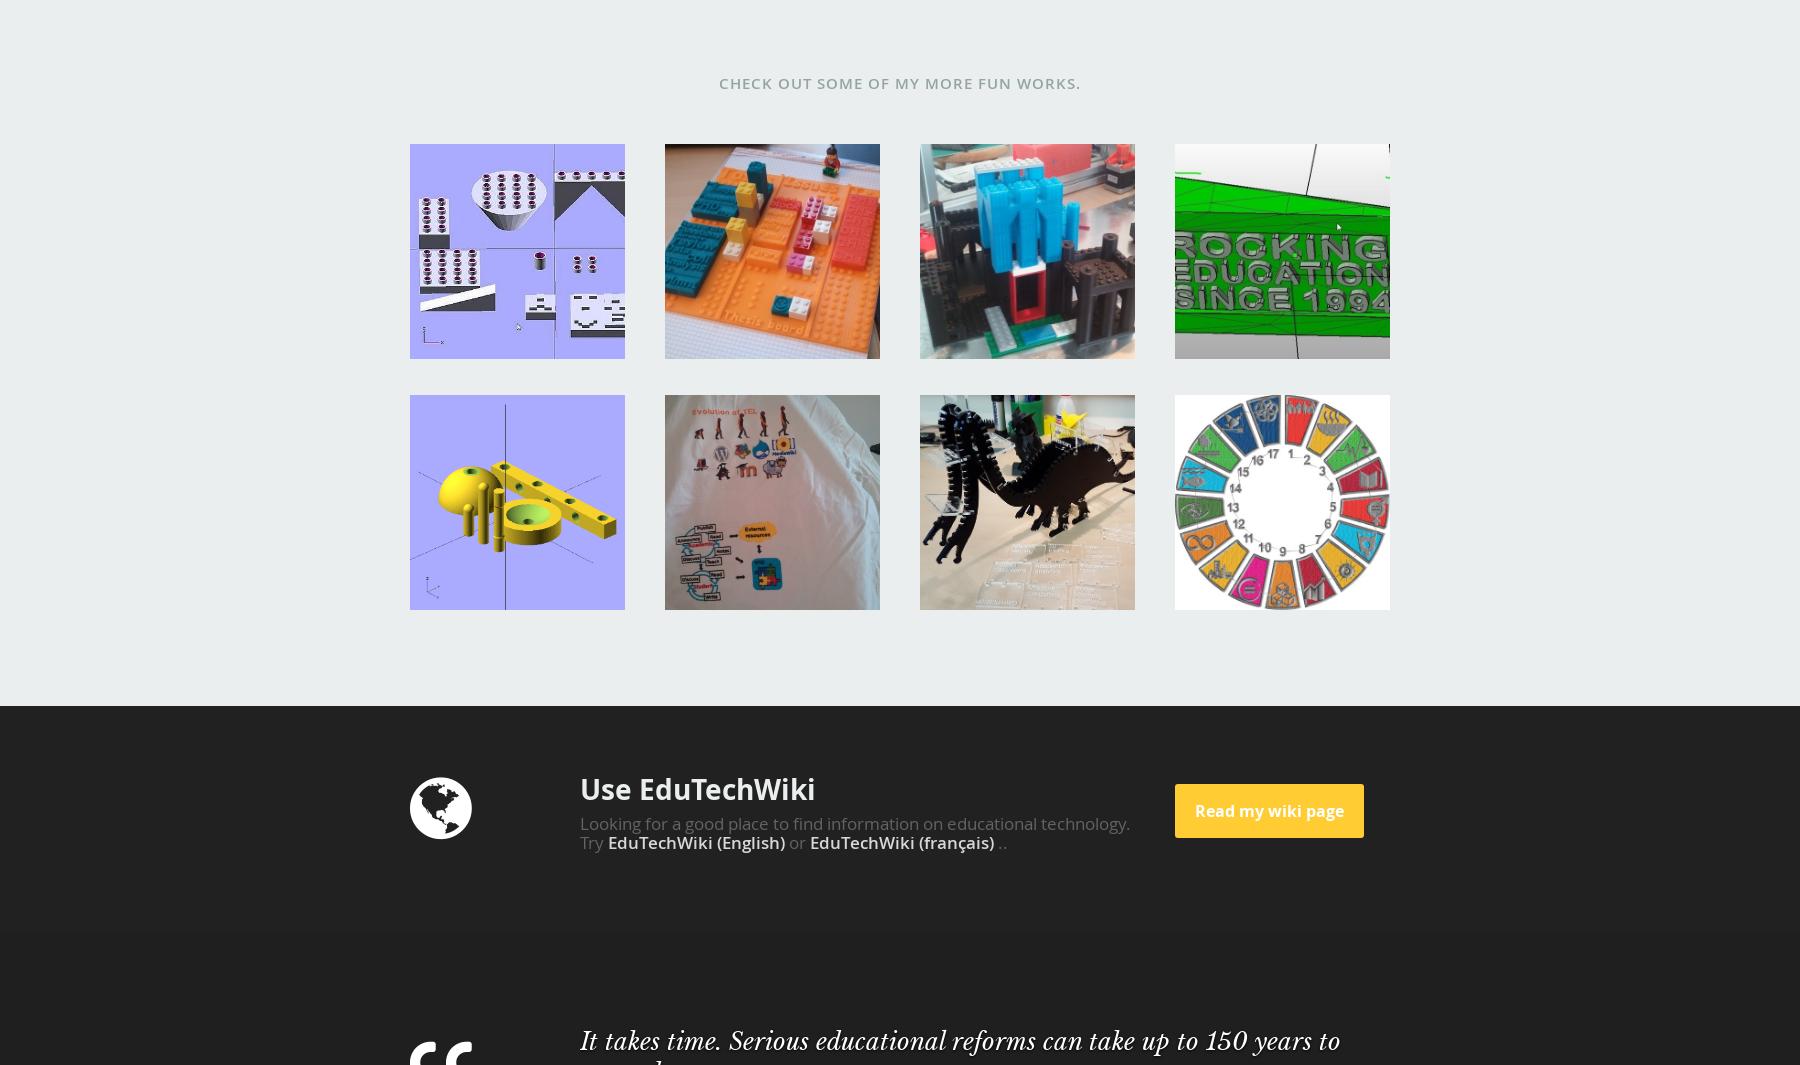 The height and width of the screenshot is (1065, 1800). What do you see at coordinates (681, 450) in the screenshot?
I see `'Dress smartly and make your point !'` at bounding box center [681, 450].